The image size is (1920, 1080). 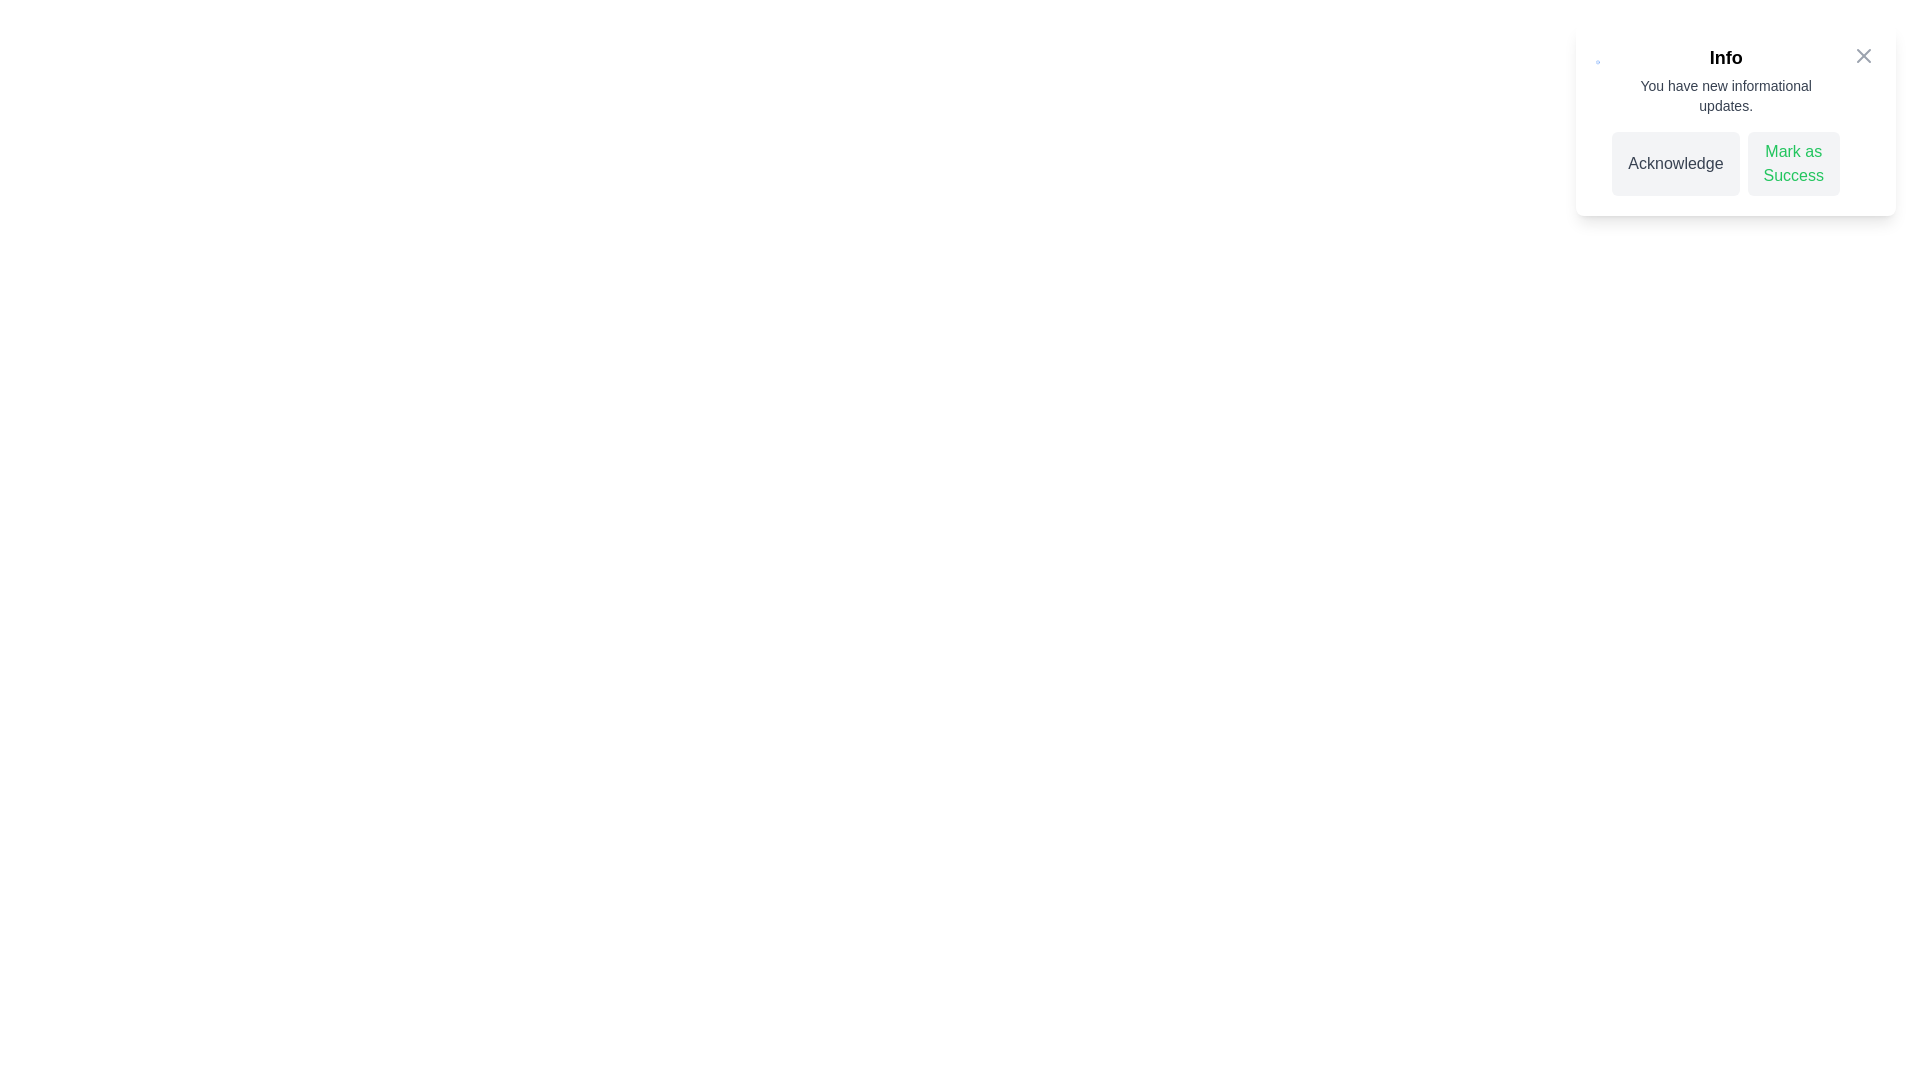 What do you see at coordinates (1862, 55) in the screenshot?
I see `the close button of the notification to close it` at bounding box center [1862, 55].